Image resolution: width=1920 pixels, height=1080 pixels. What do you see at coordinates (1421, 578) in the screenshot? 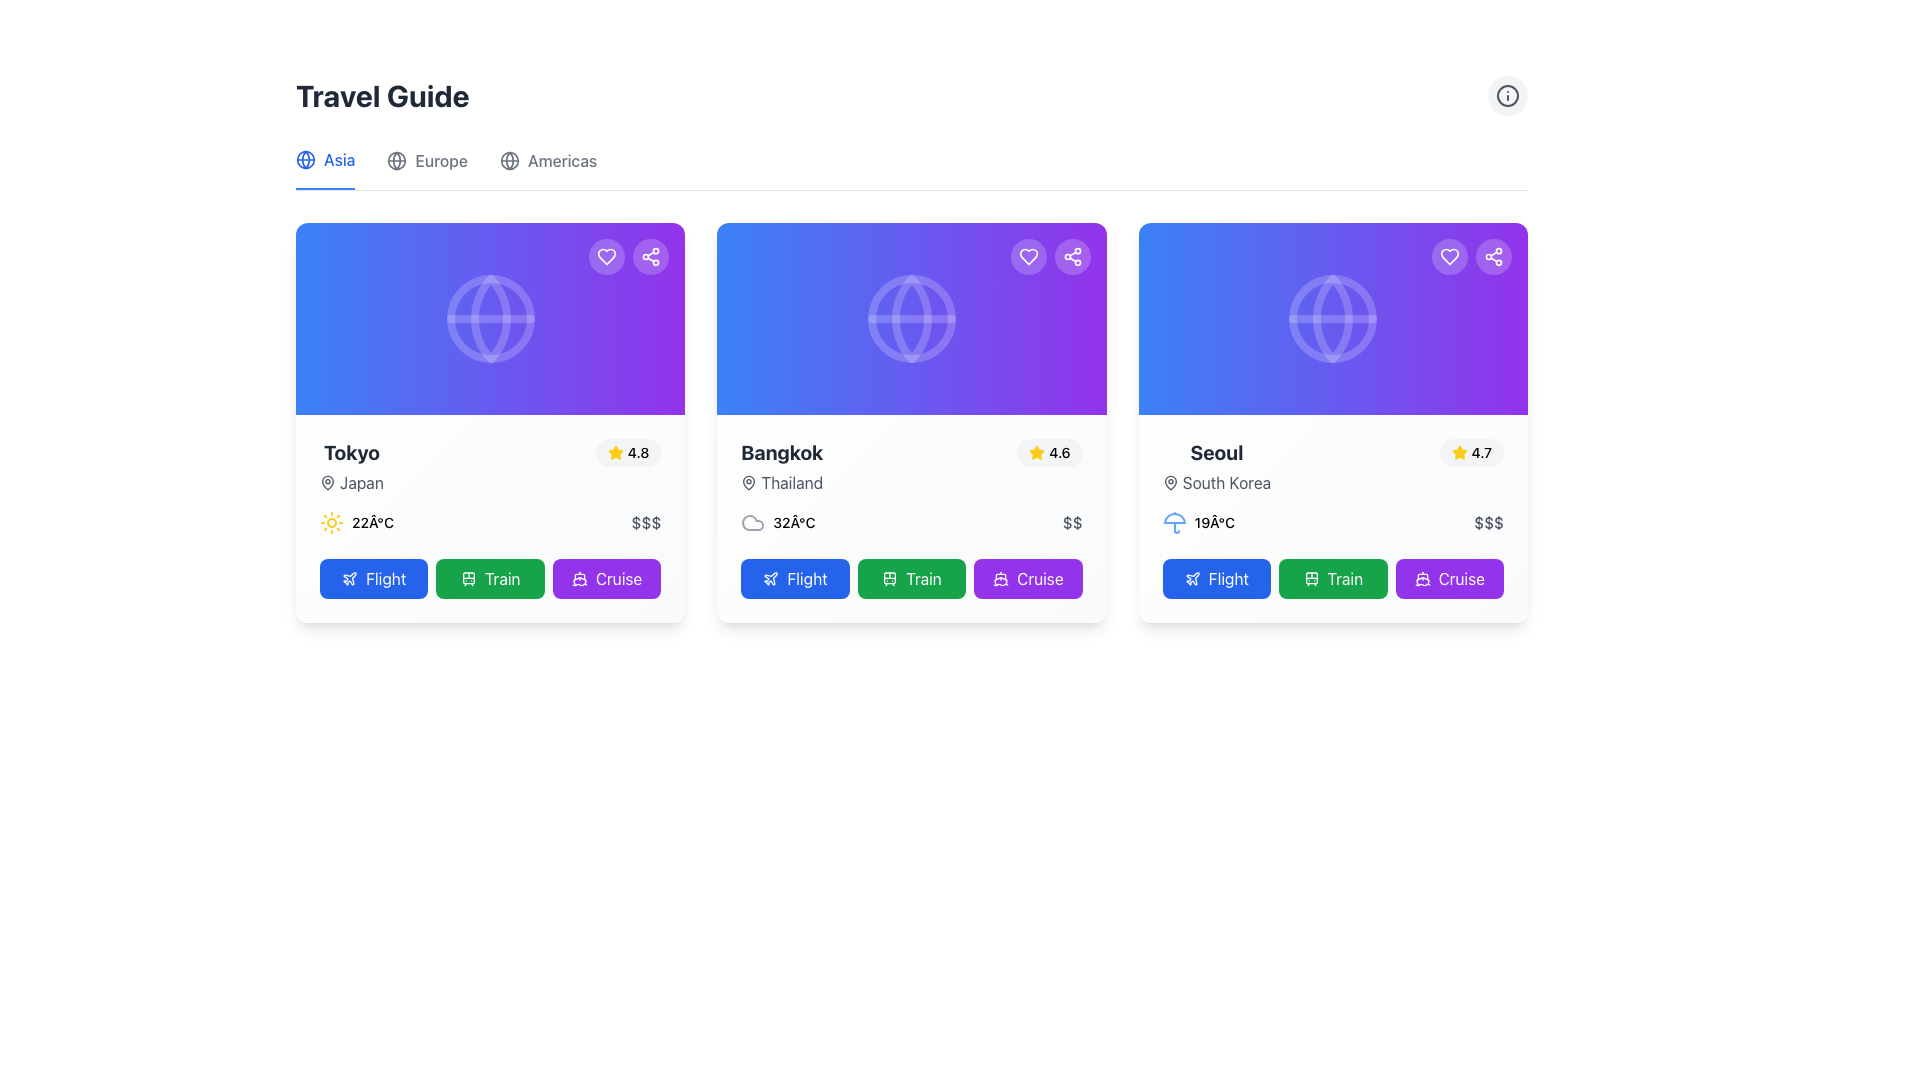
I see `the 'Cruise' icon located in the third card (Seoul) just left of the text 'Cruise'` at bounding box center [1421, 578].